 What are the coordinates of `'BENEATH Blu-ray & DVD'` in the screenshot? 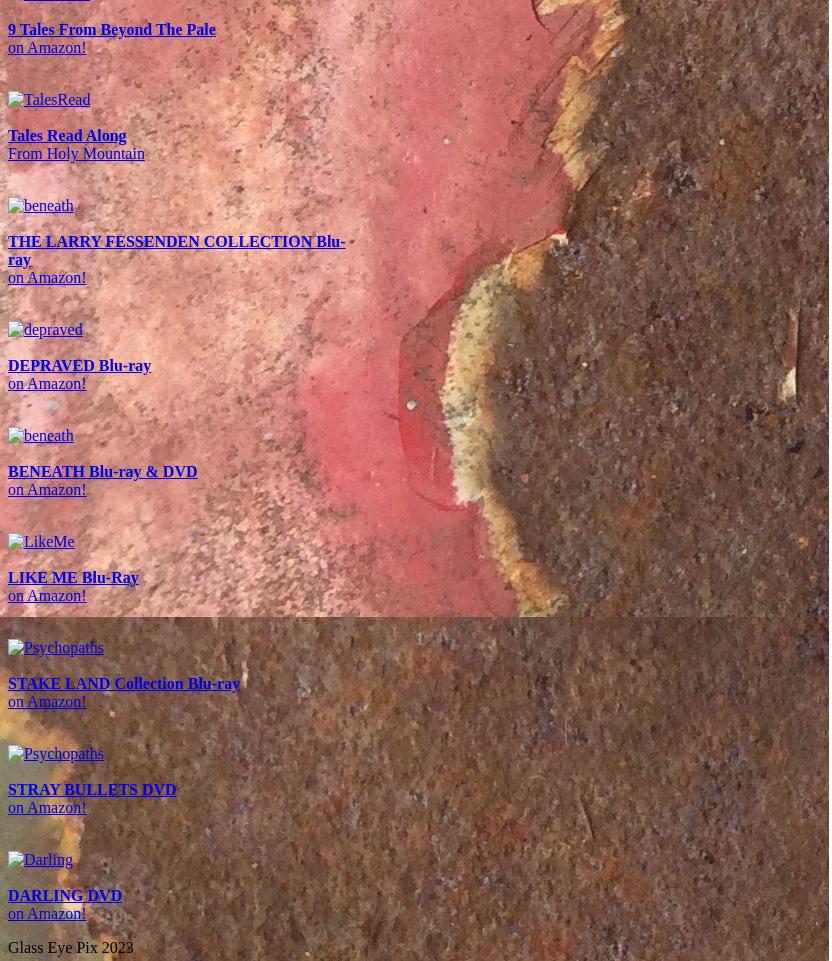 It's located at (101, 469).